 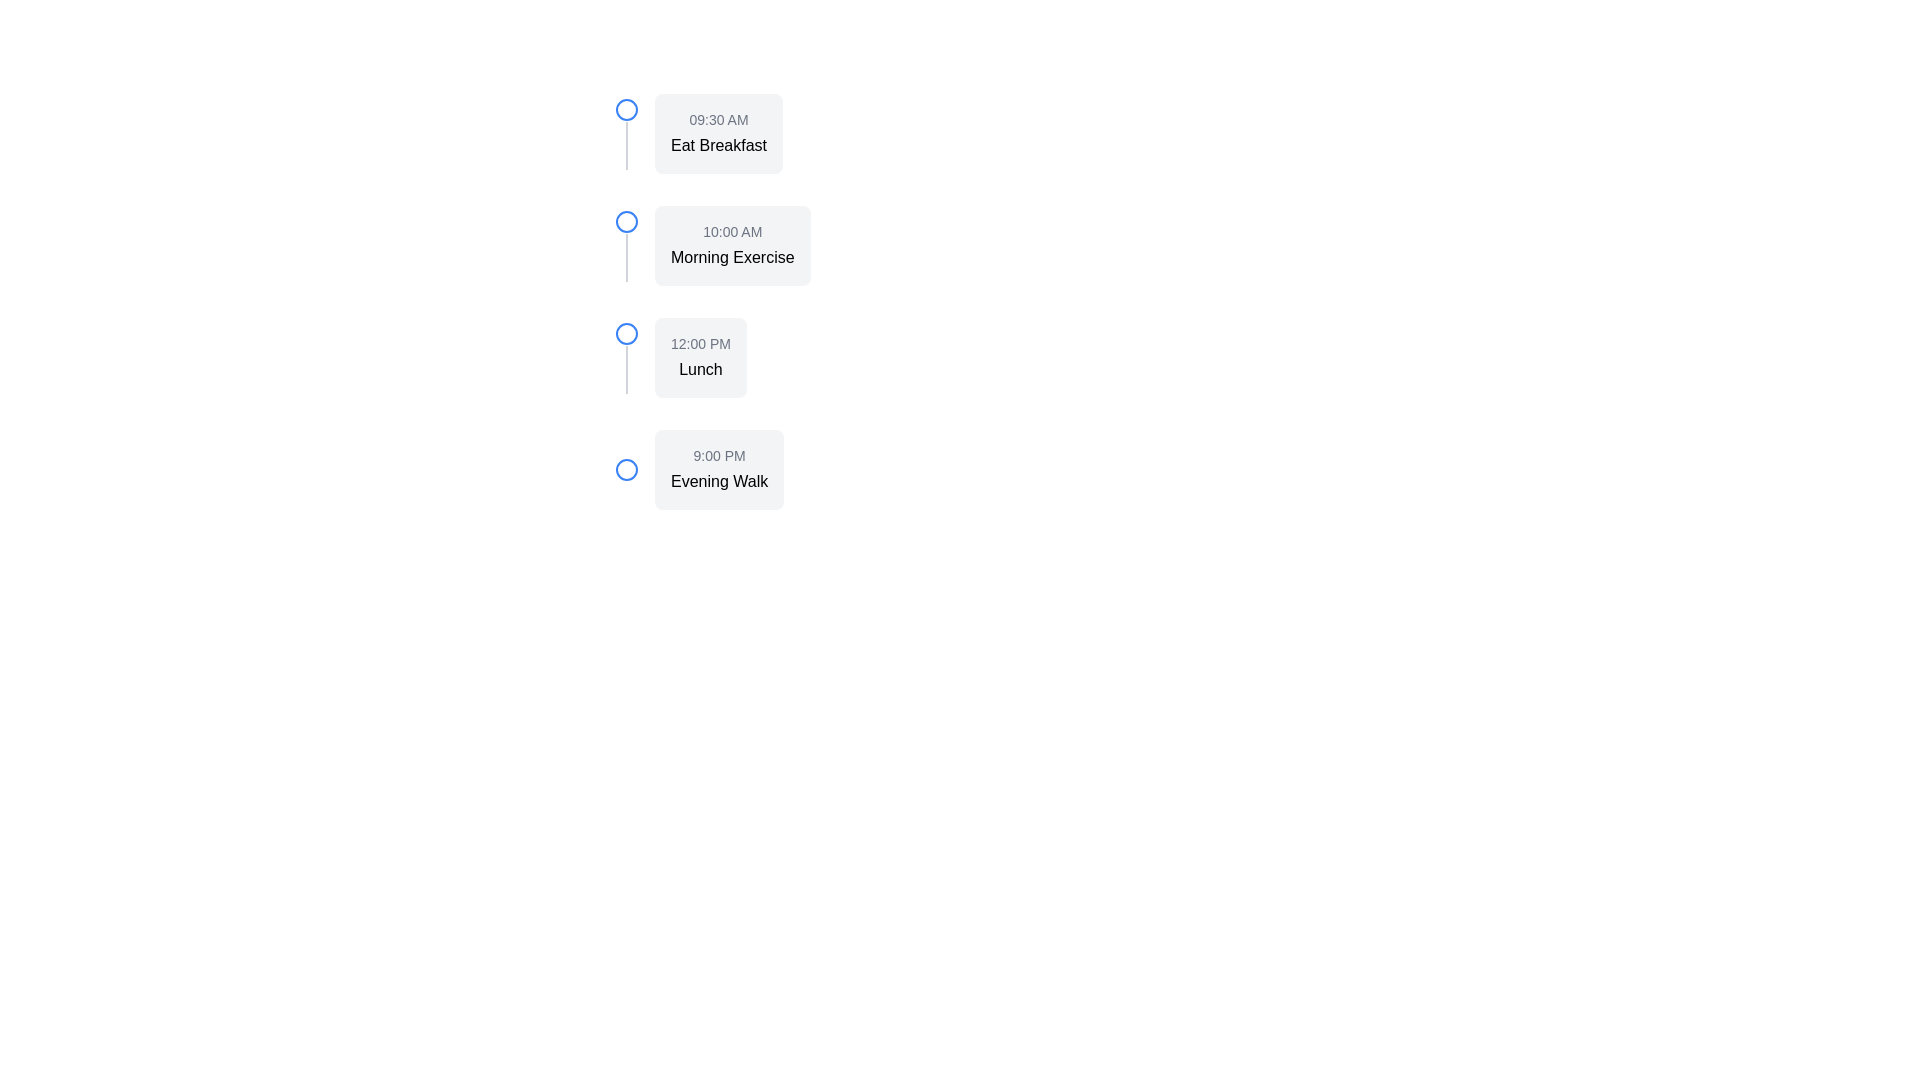 What do you see at coordinates (822, 470) in the screenshot?
I see `the fourth entry in the vertical timeline sequence titled 'Evening Walk' scheduled at 9:00 PM` at bounding box center [822, 470].